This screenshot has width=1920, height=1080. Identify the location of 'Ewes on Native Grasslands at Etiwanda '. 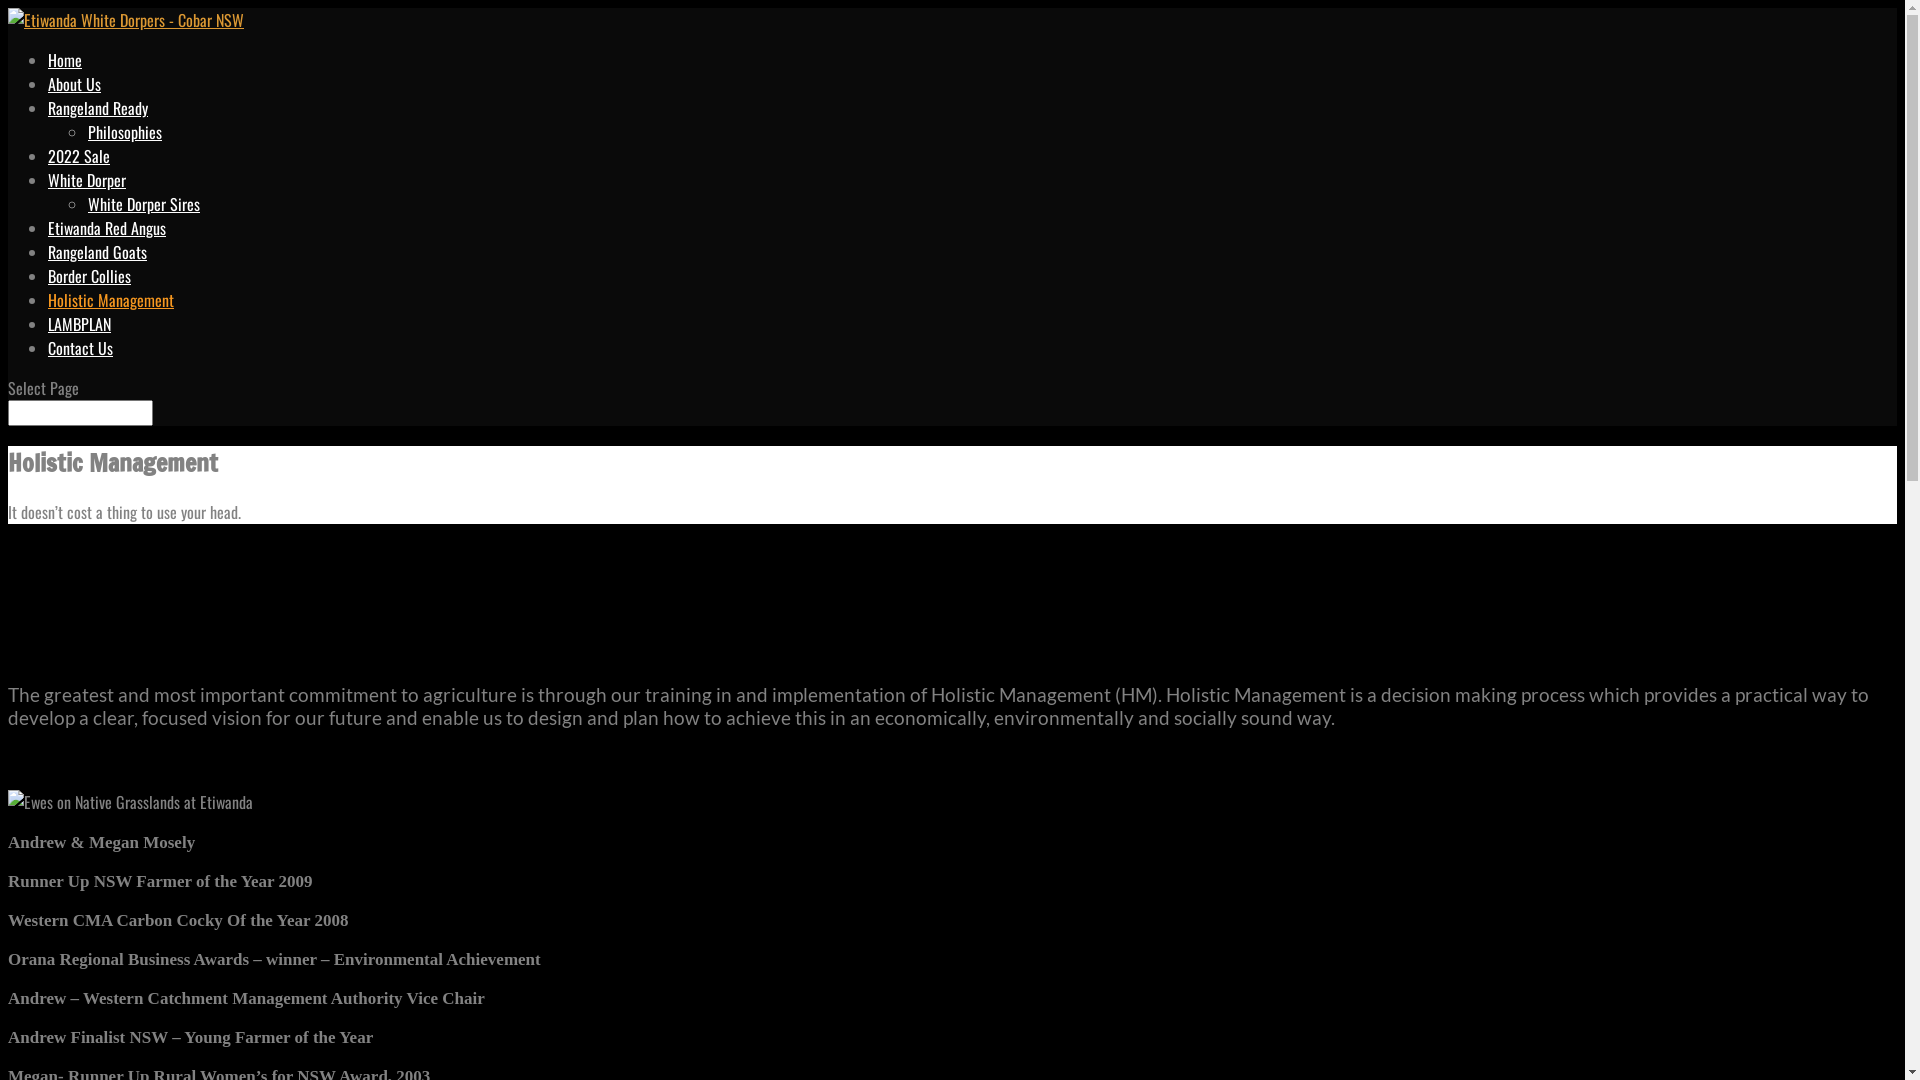
(129, 801).